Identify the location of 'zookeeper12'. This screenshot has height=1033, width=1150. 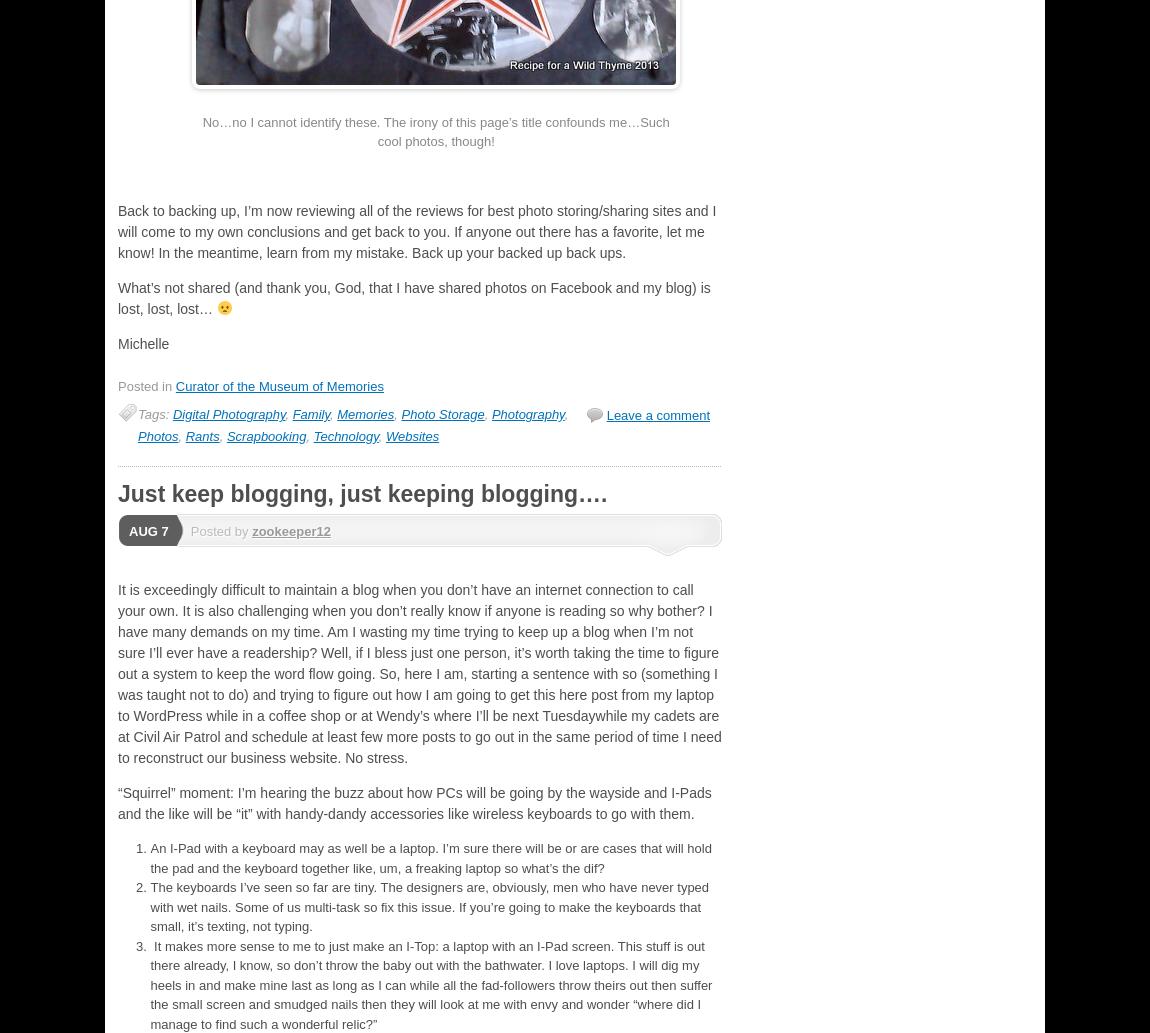
(290, 530).